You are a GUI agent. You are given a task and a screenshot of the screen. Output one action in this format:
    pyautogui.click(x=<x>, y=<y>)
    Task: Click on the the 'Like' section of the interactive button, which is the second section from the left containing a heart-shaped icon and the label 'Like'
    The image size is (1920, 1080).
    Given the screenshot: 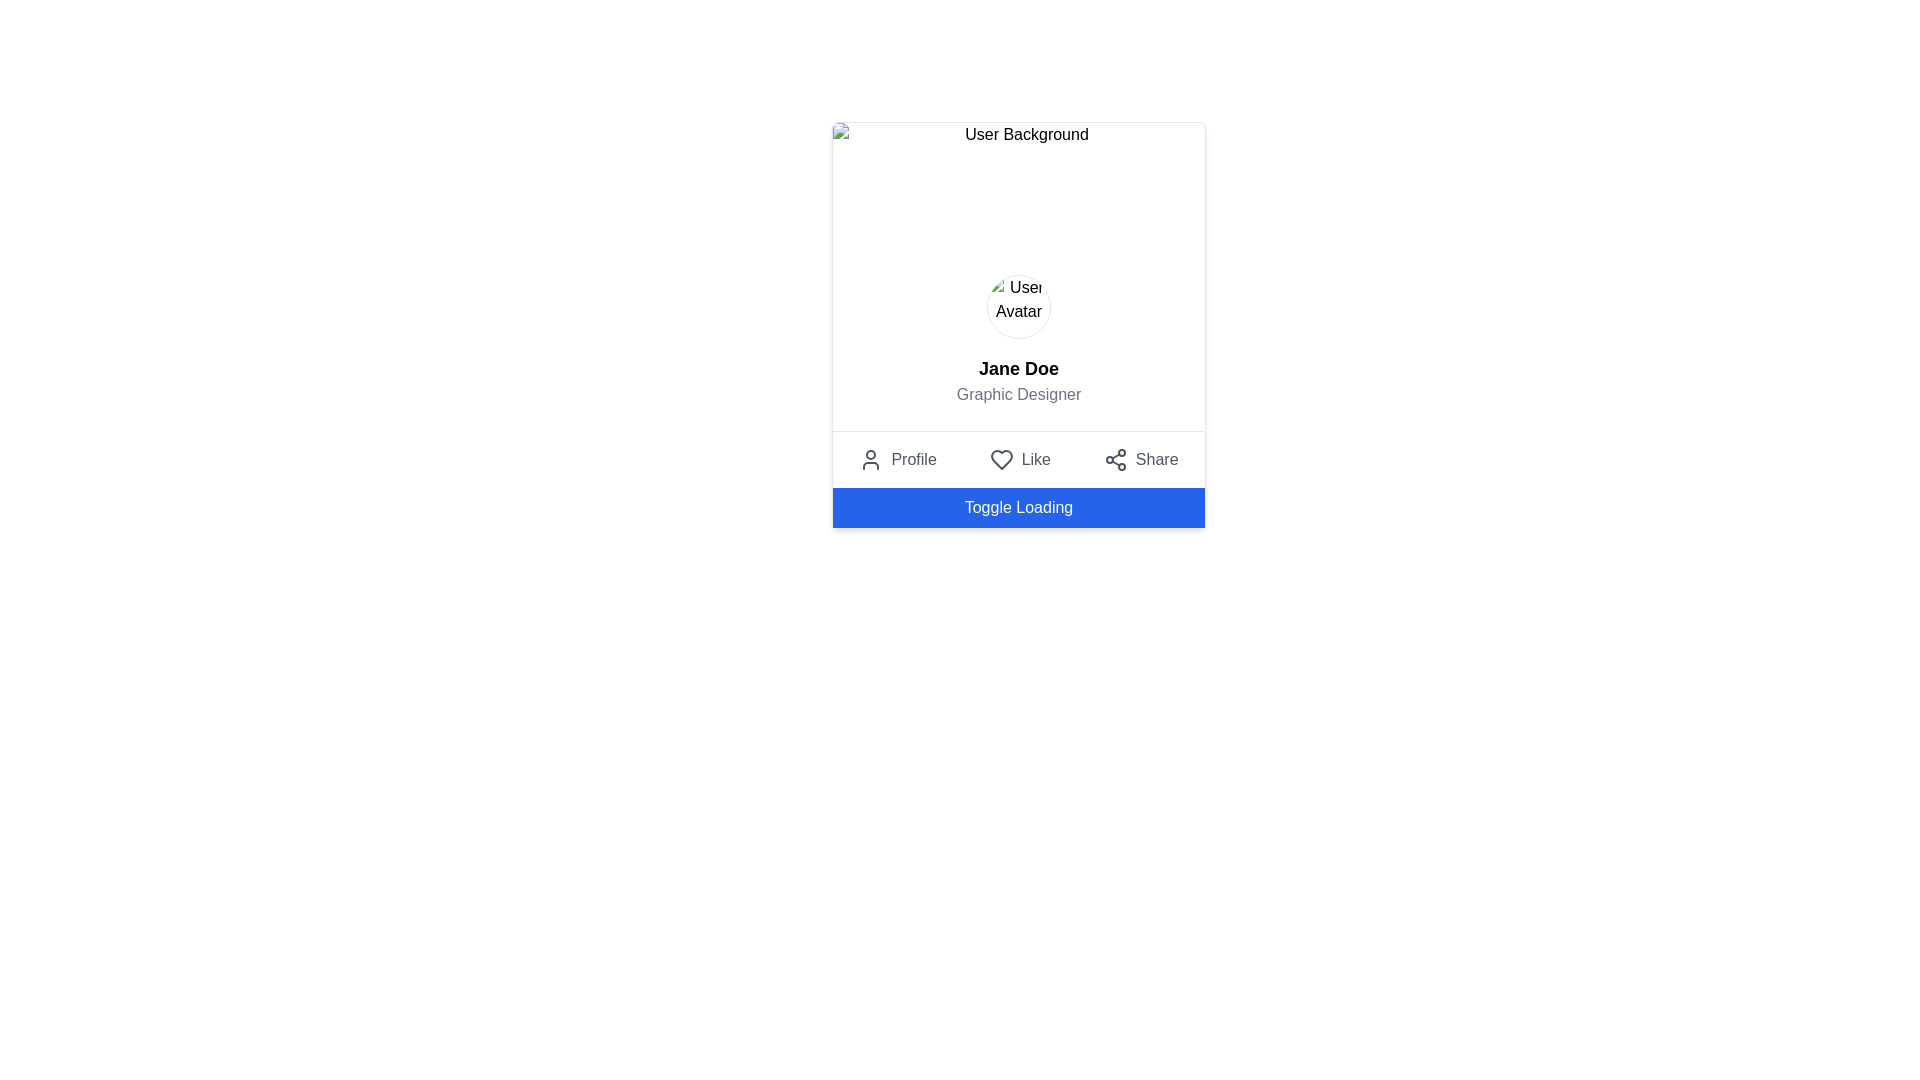 What is the action you would take?
    pyautogui.click(x=1018, y=459)
    